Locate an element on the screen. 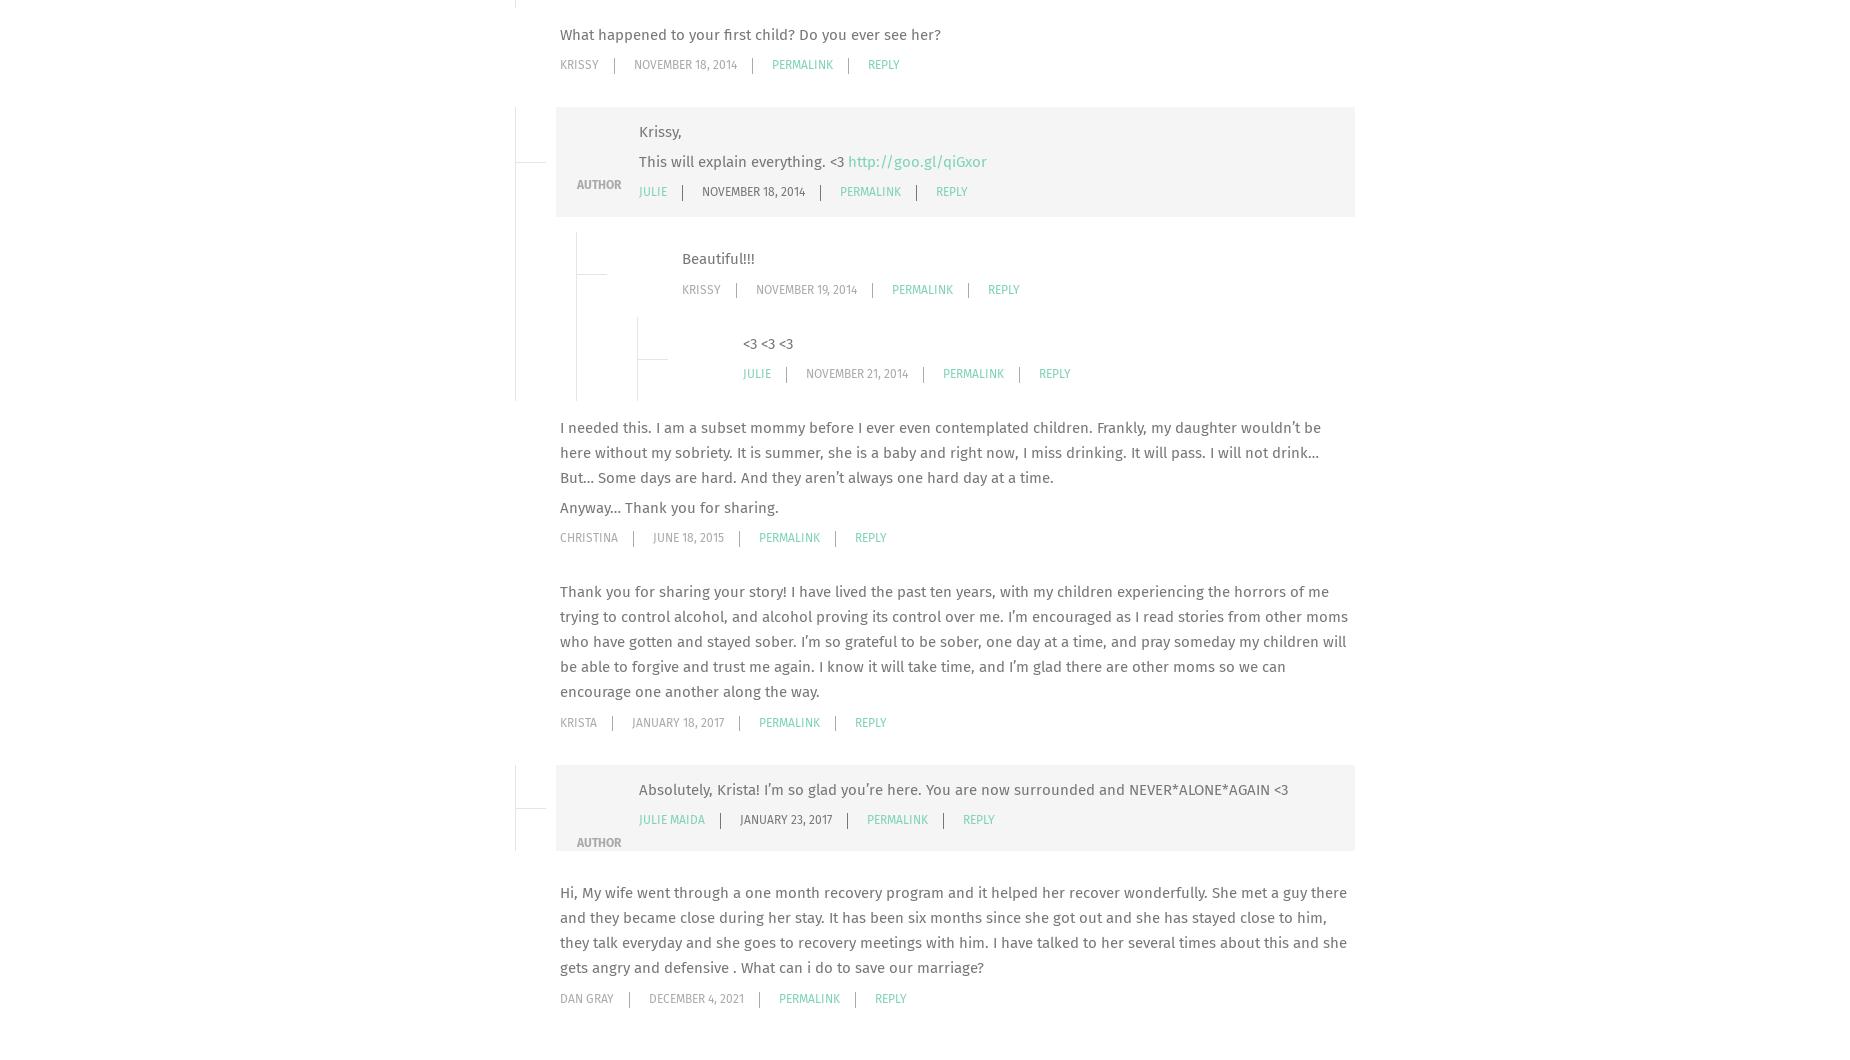 The image size is (1850, 1060). 'I needed this. I am a subset mommy before I ever even contemplated children. Frankly, my daughter wouldn’t be here without my sobriety. It is summer, she is a baby and right now, I miss drinking. It will pass. I will not drink… But… Some days are hard. And they aren’t always one hard day at a time.' is located at coordinates (939, 452).